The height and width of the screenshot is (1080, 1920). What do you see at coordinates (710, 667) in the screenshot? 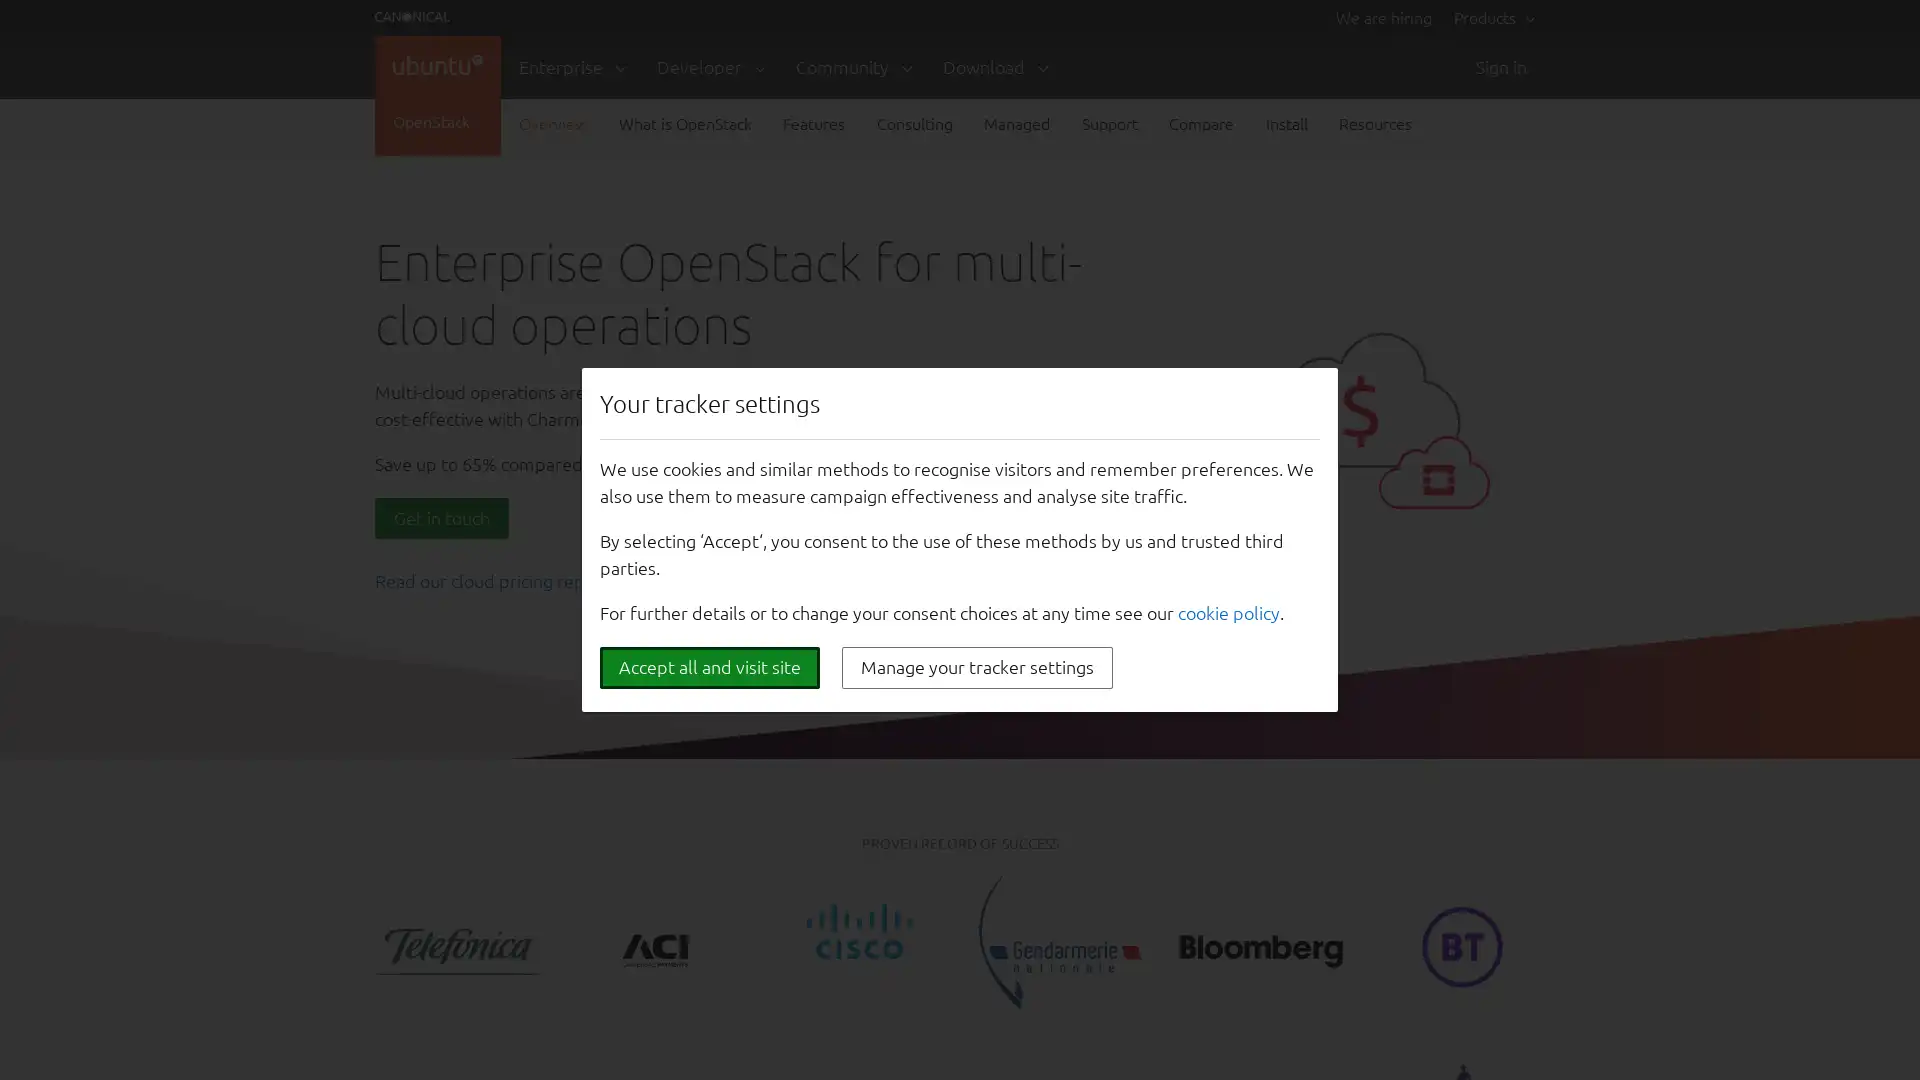
I see `Accept all and visit site` at bounding box center [710, 667].